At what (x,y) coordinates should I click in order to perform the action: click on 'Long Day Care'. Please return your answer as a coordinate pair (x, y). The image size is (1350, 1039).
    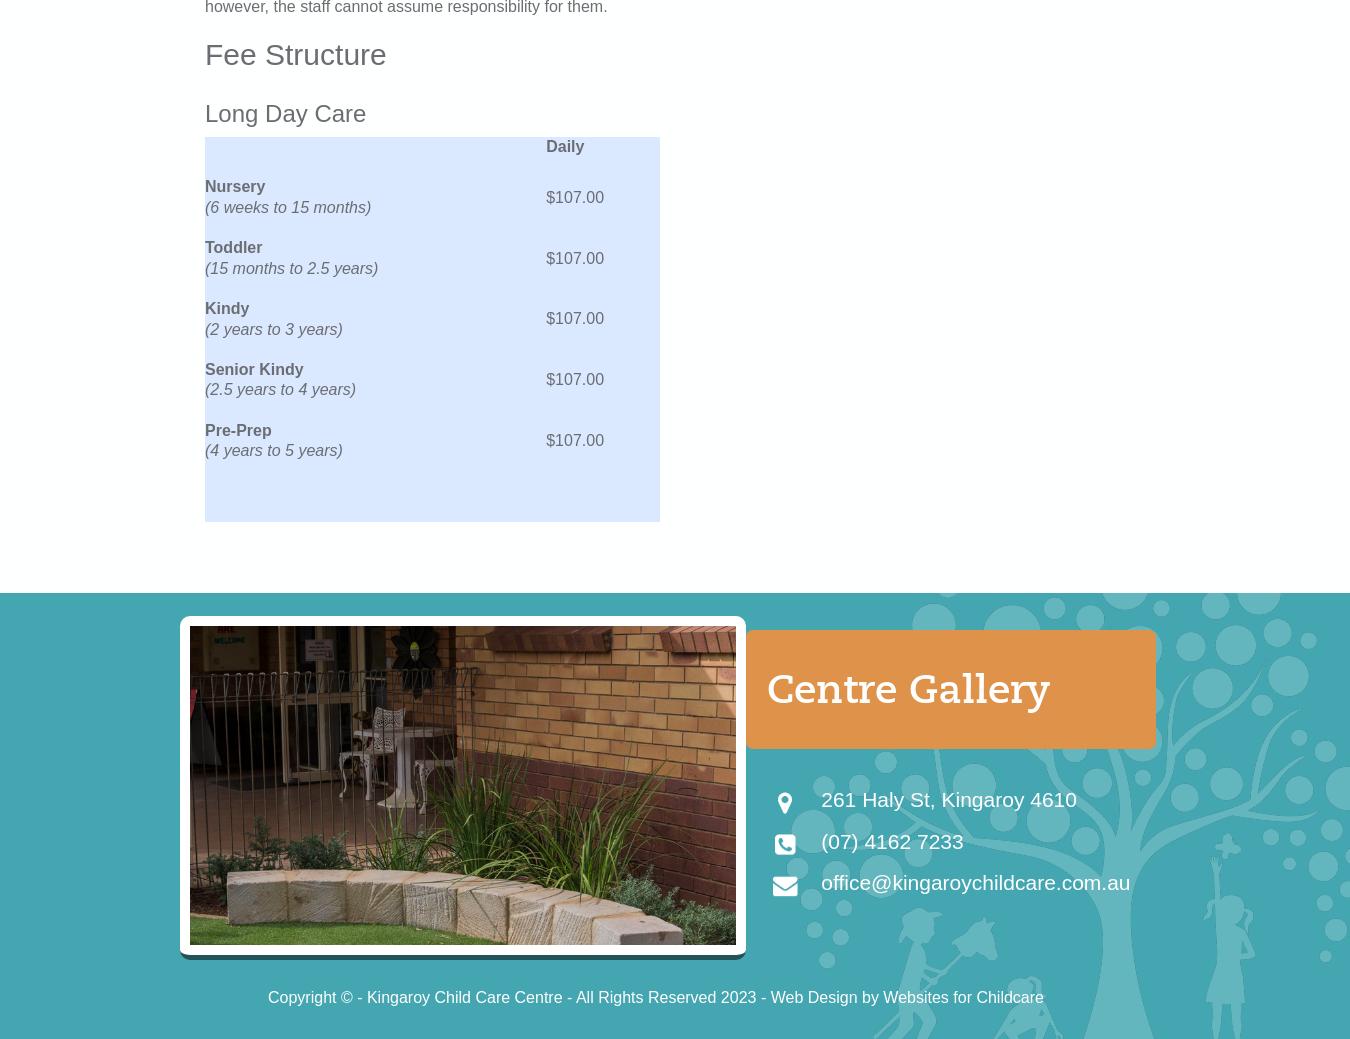
    Looking at the image, I should click on (284, 111).